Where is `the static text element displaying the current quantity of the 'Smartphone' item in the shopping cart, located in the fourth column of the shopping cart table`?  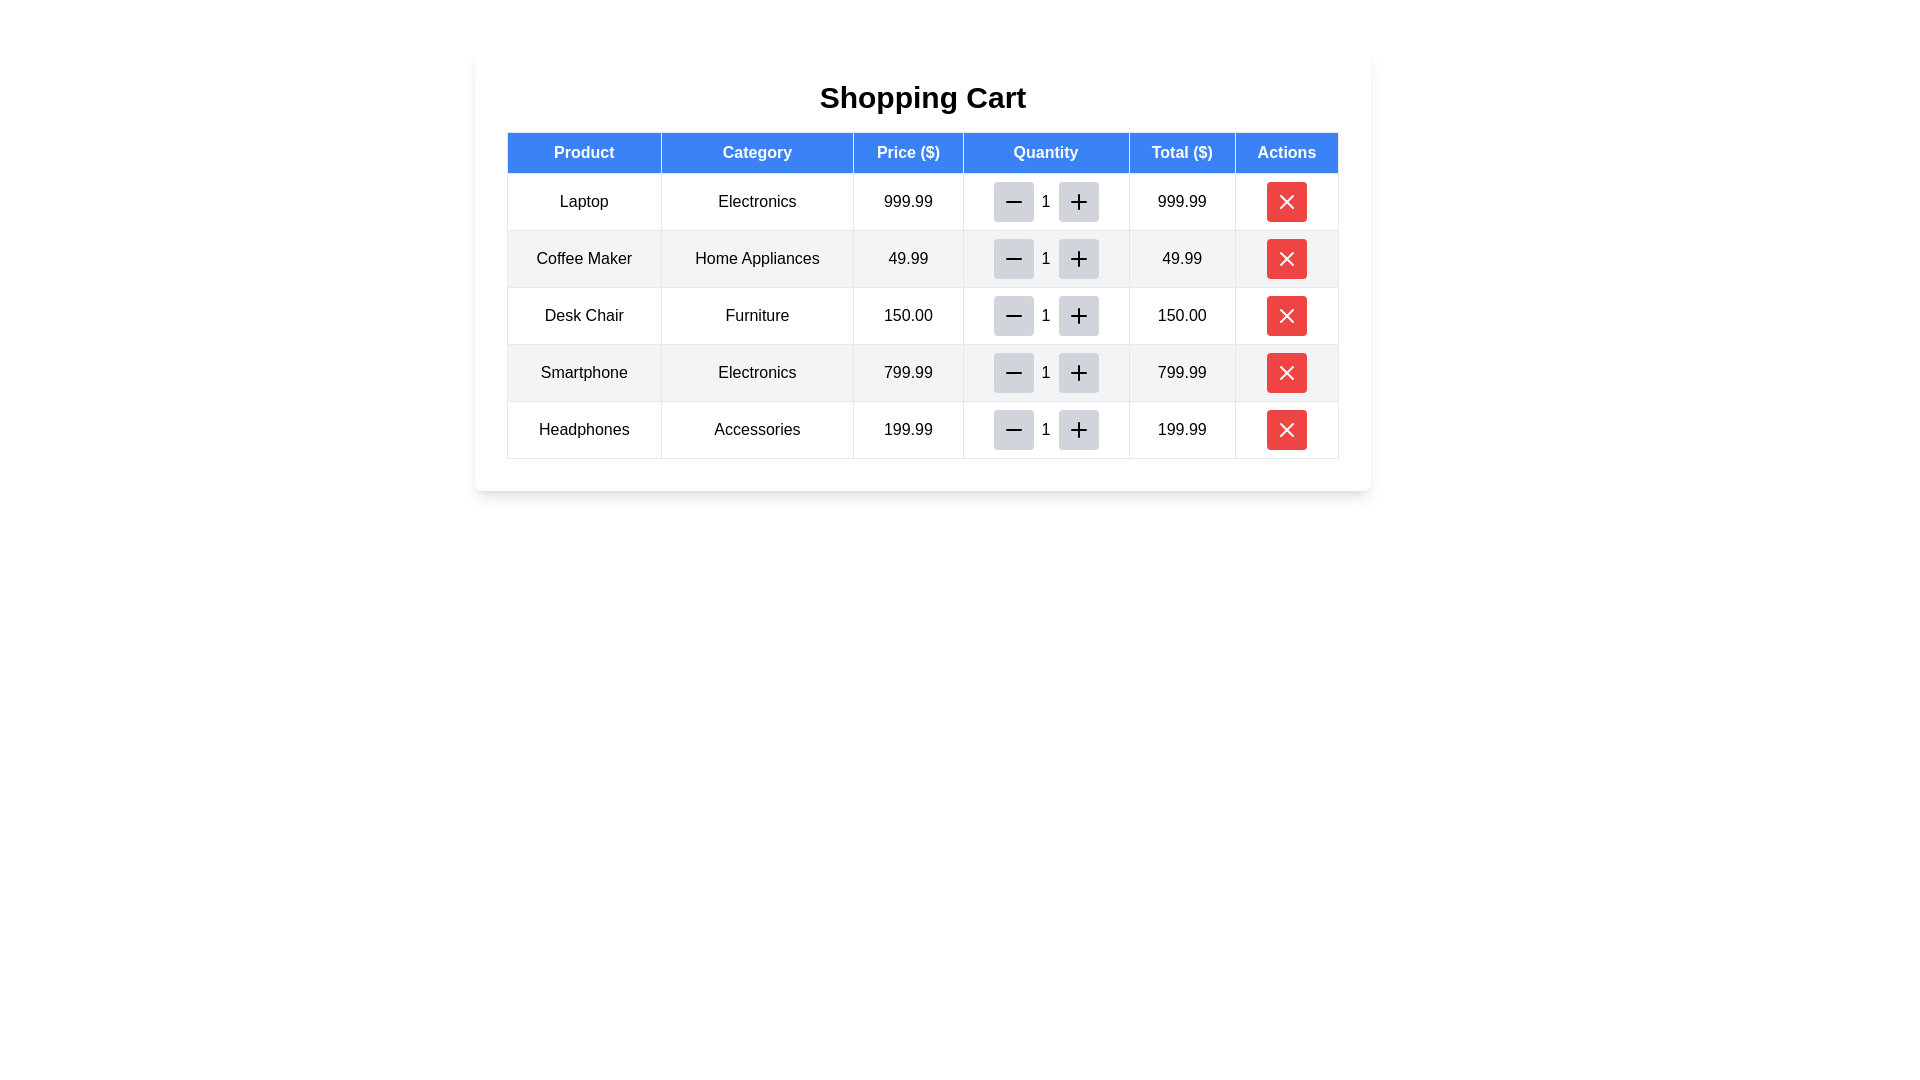 the static text element displaying the current quantity of the 'Smartphone' item in the shopping cart, located in the fourth column of the shopping cart table is located at coordinates (1045, 373).